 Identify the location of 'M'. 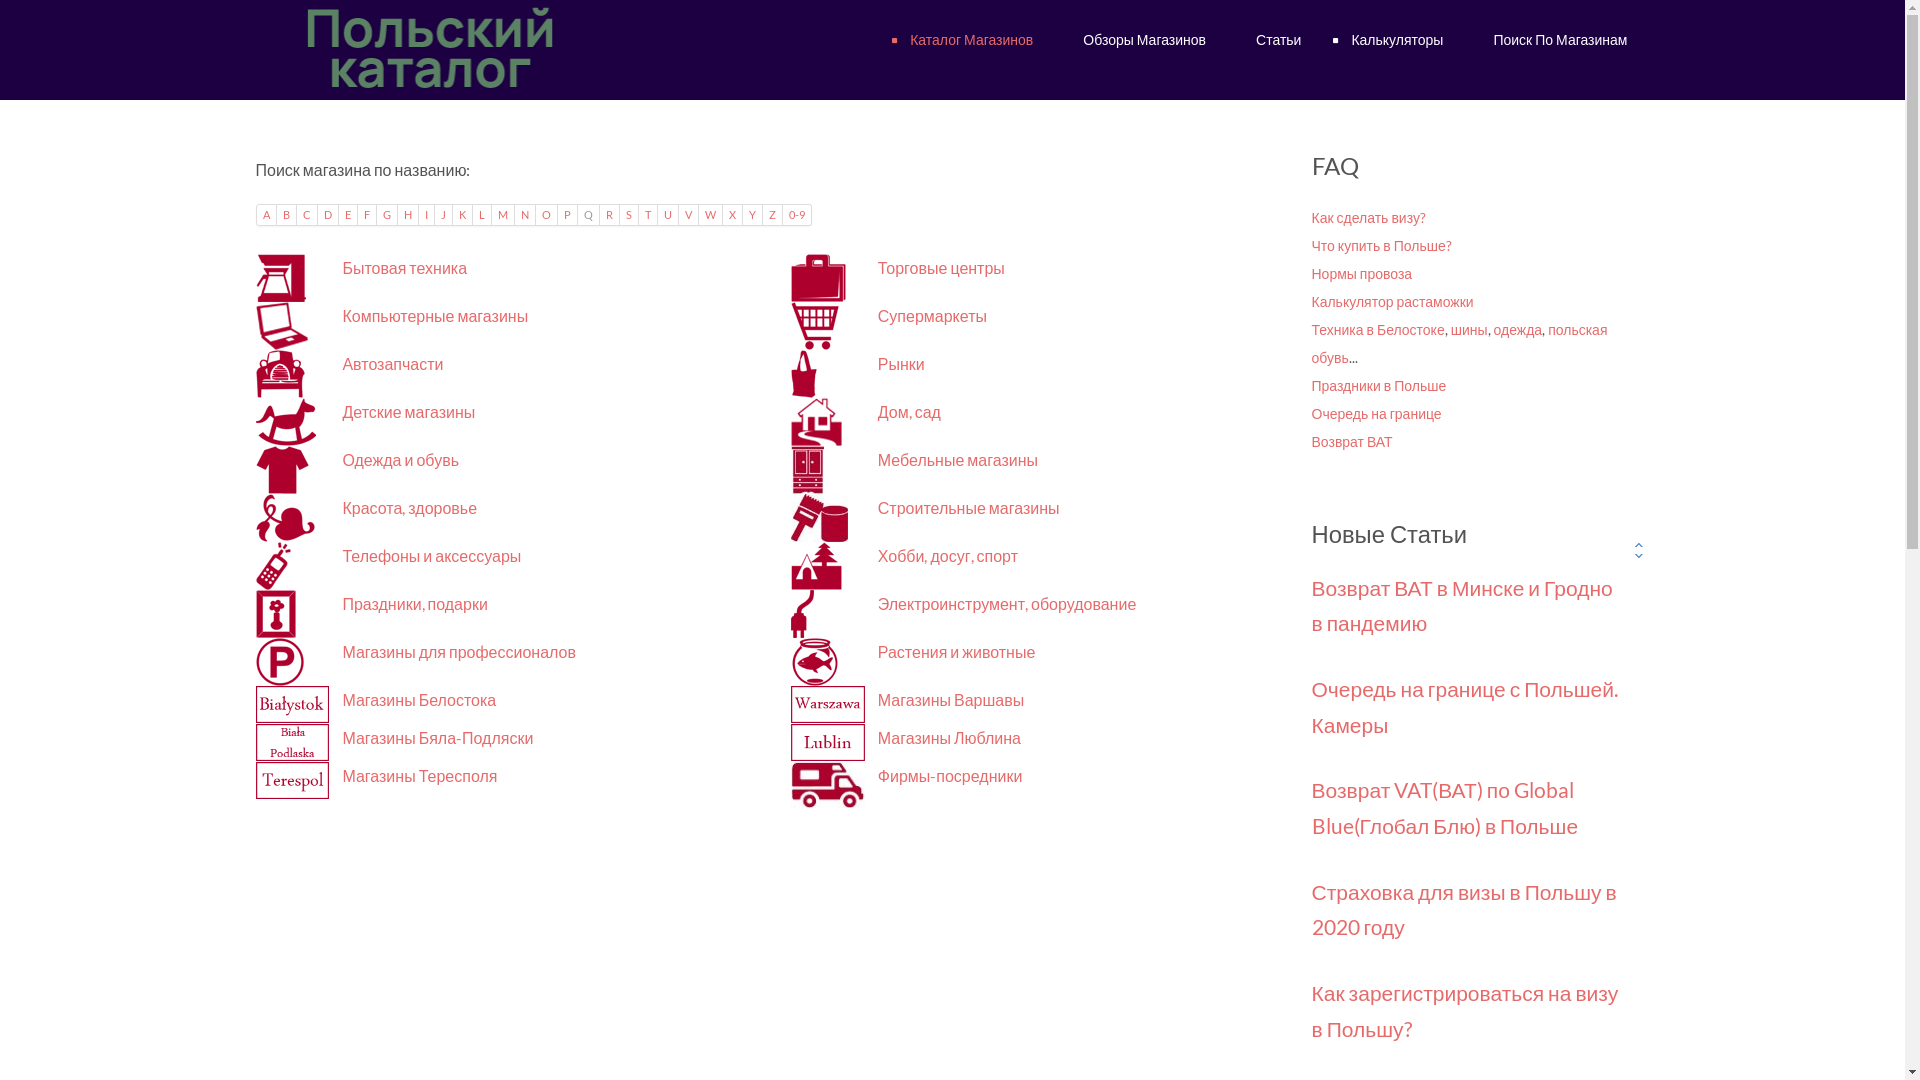
(503, 215).